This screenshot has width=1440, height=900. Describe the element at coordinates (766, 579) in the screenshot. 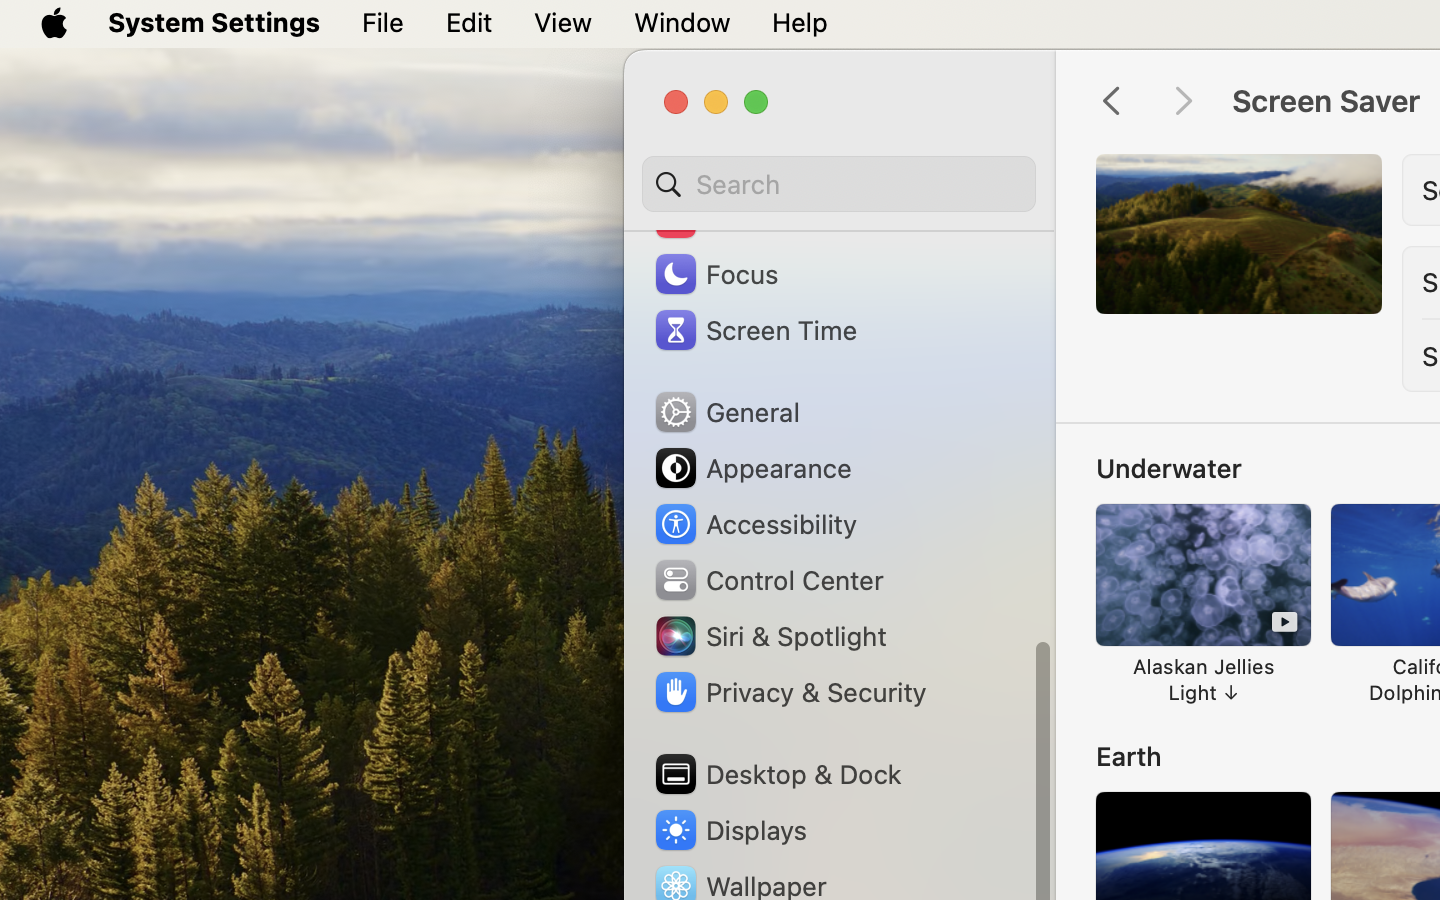

I see `'Control Center'` at that location.